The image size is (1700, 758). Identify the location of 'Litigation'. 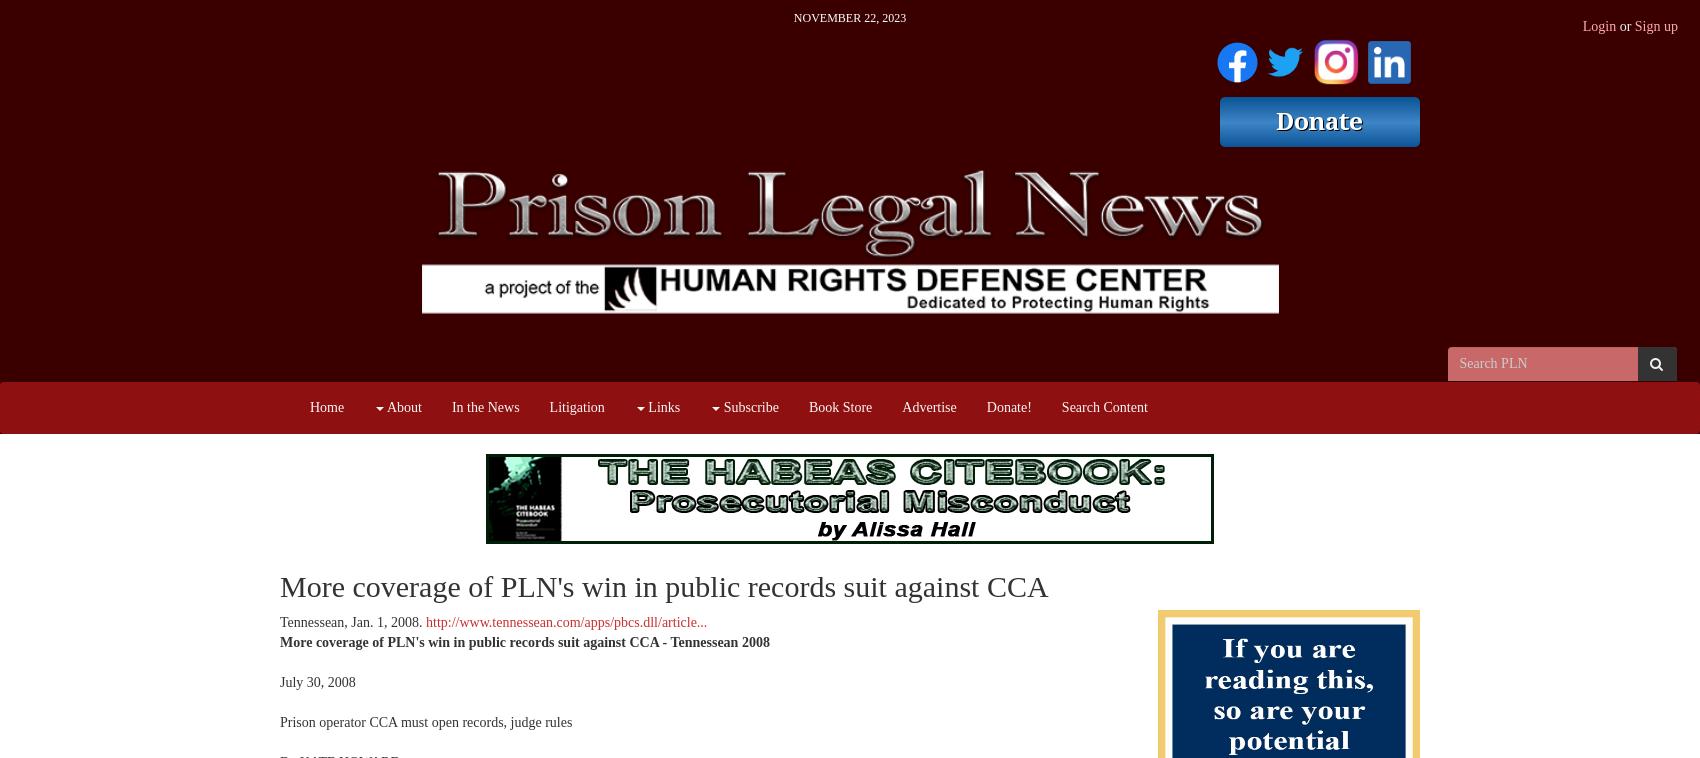
(575, 406).